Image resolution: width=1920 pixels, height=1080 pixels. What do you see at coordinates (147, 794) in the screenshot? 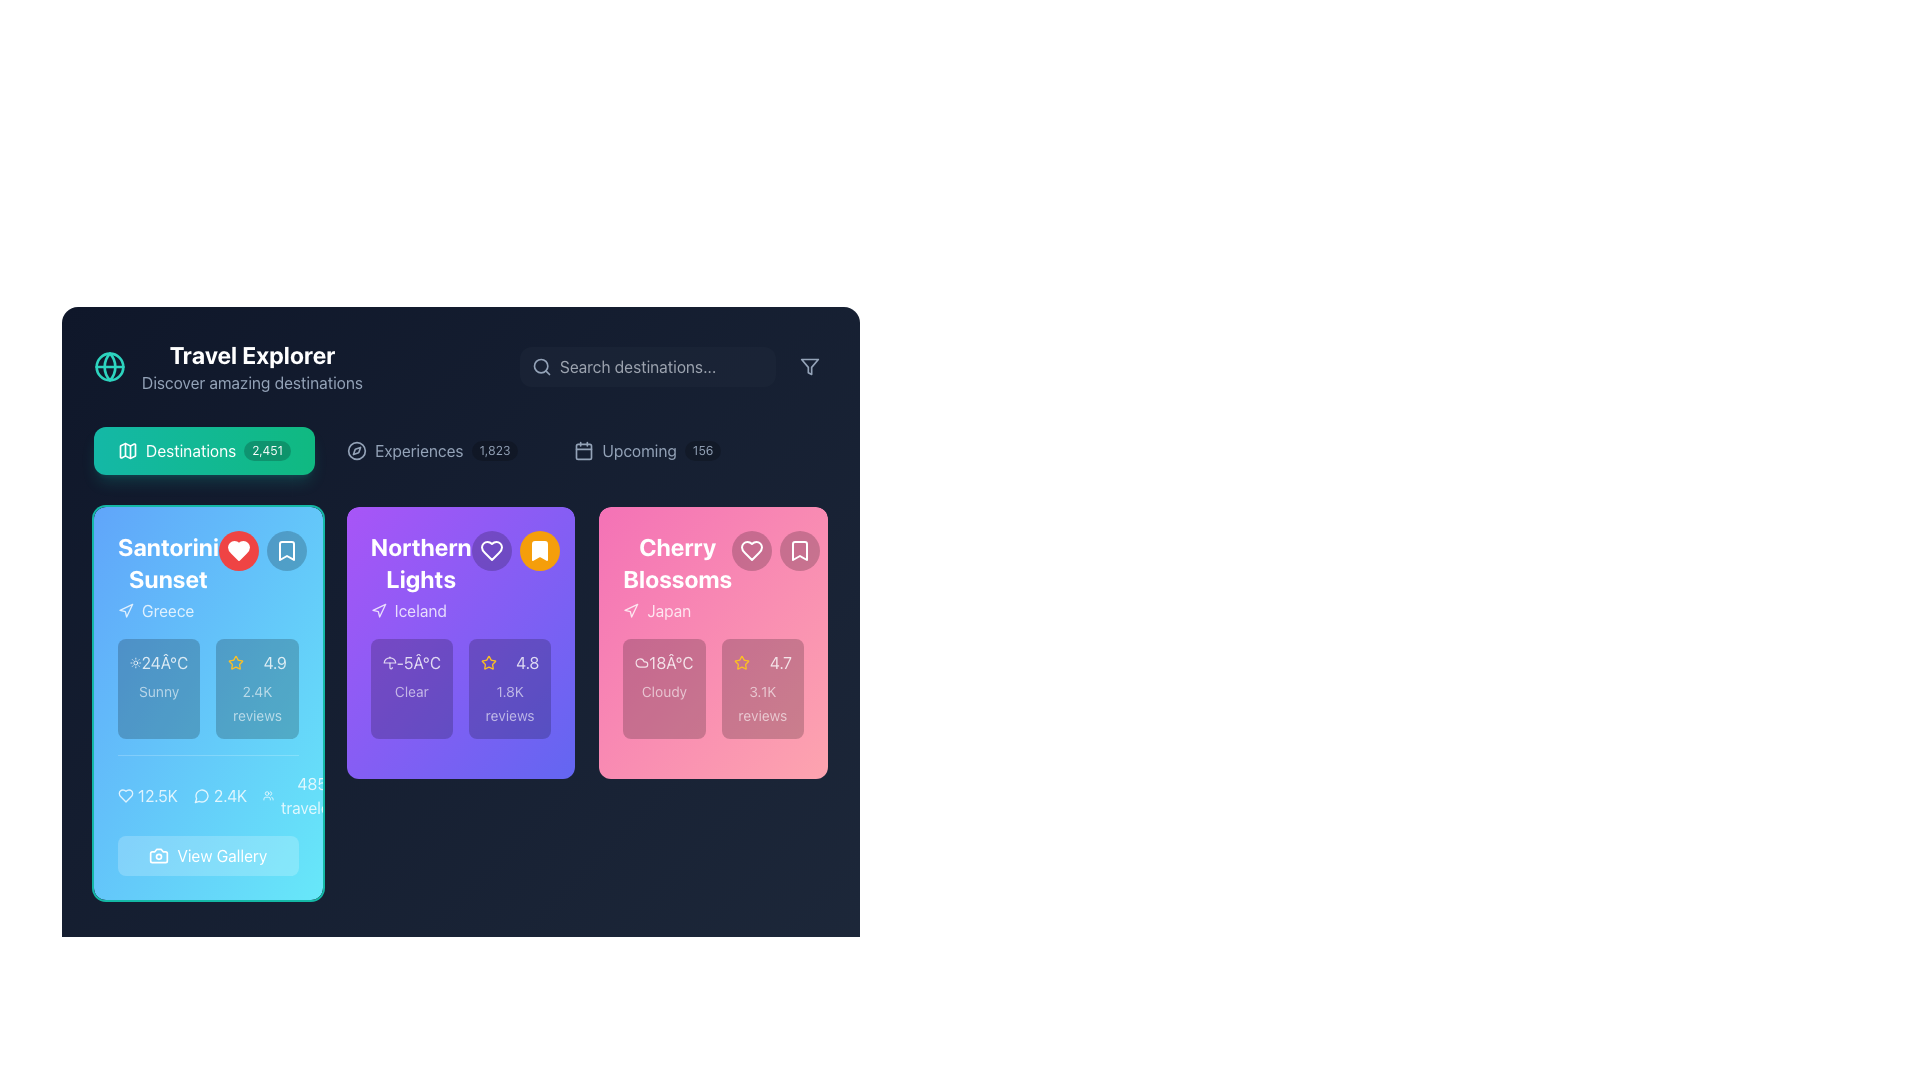
I see `the metric displayed by the icon-text combination showing '12.5K' for the 'Santorini Sunset' entry, which is the first item in a horizontal sequence` at bounding box center [147, 794].